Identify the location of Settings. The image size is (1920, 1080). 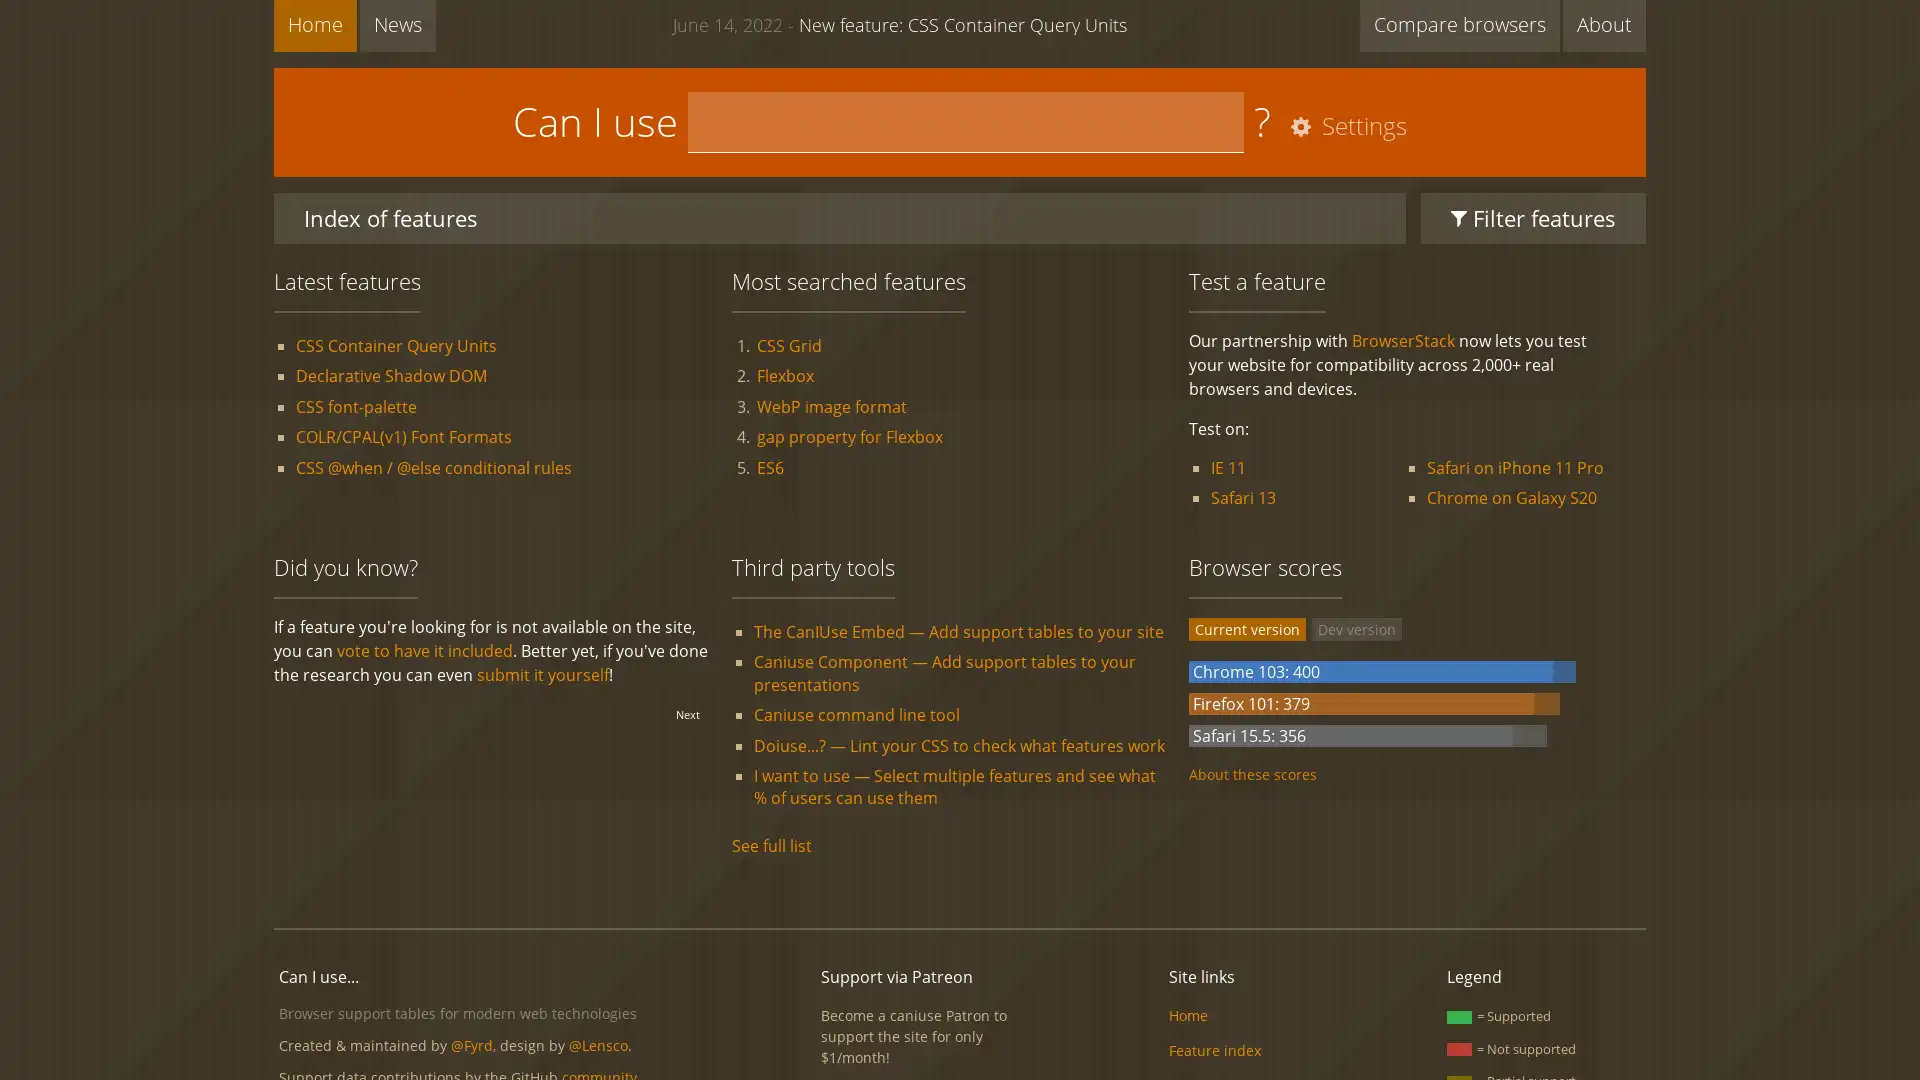
(1344, 127).